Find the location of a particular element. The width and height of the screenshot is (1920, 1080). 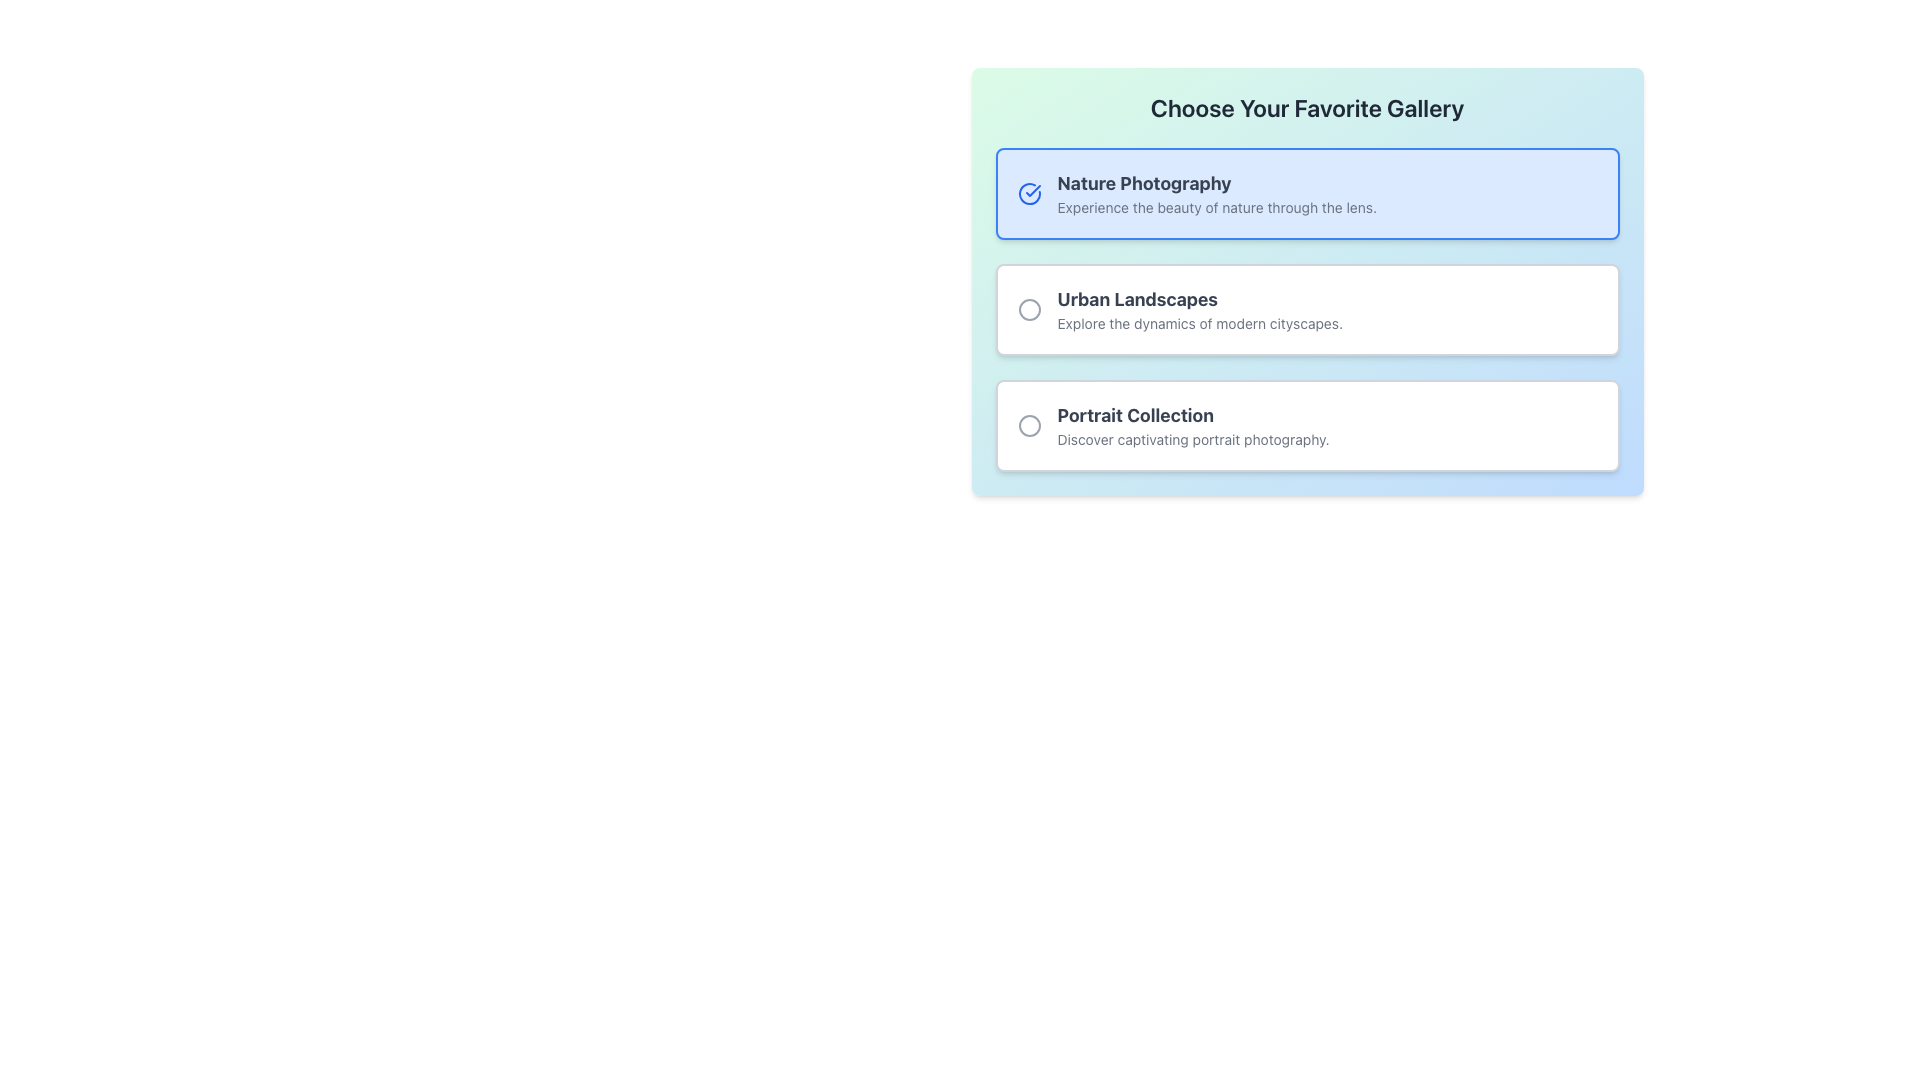

the visual indicator icon representing the selected state for the list item associated with the text 'Nature Photography Experience the beauty of nature through the lens.' is located at coordinates (1029, 193).